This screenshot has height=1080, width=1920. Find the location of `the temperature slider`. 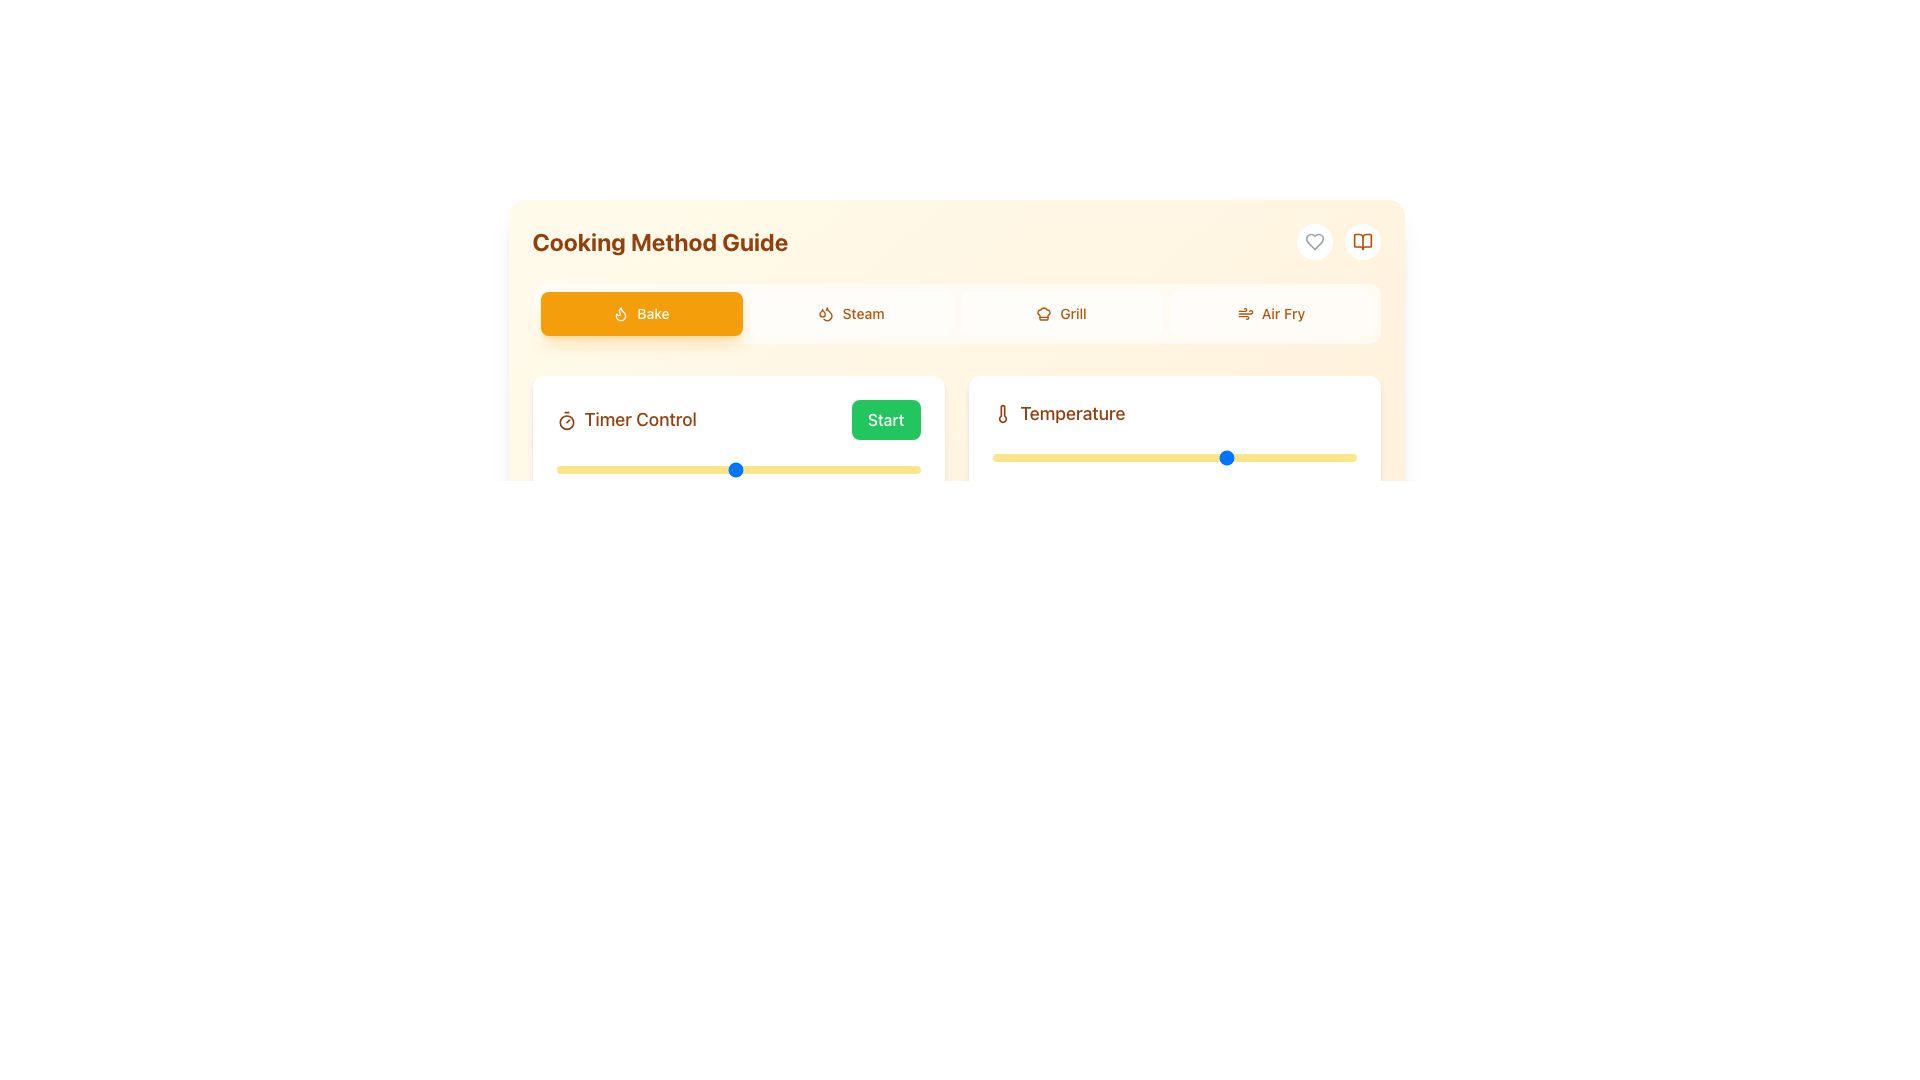

the temperature slider is located at coordinates (1240, 458).